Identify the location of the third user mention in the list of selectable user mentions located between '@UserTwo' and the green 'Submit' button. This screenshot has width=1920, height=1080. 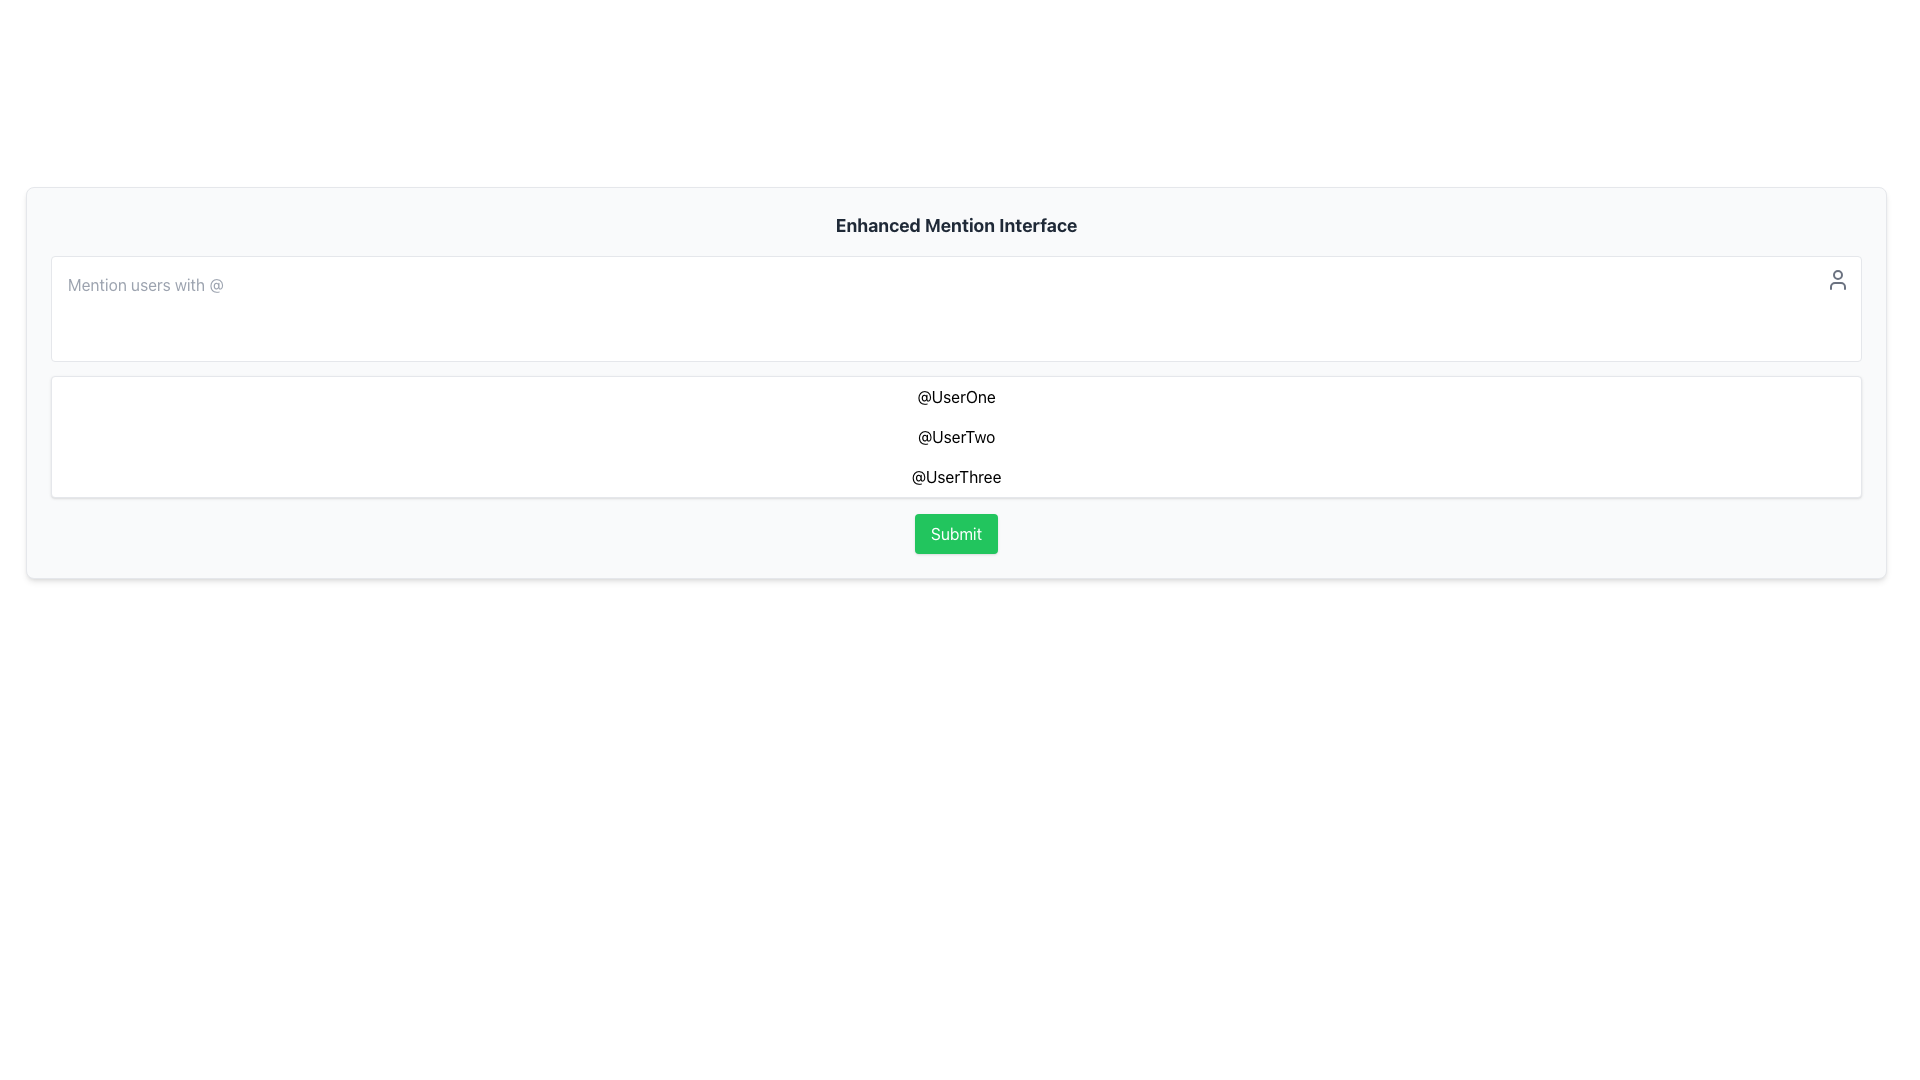
(955, 477).